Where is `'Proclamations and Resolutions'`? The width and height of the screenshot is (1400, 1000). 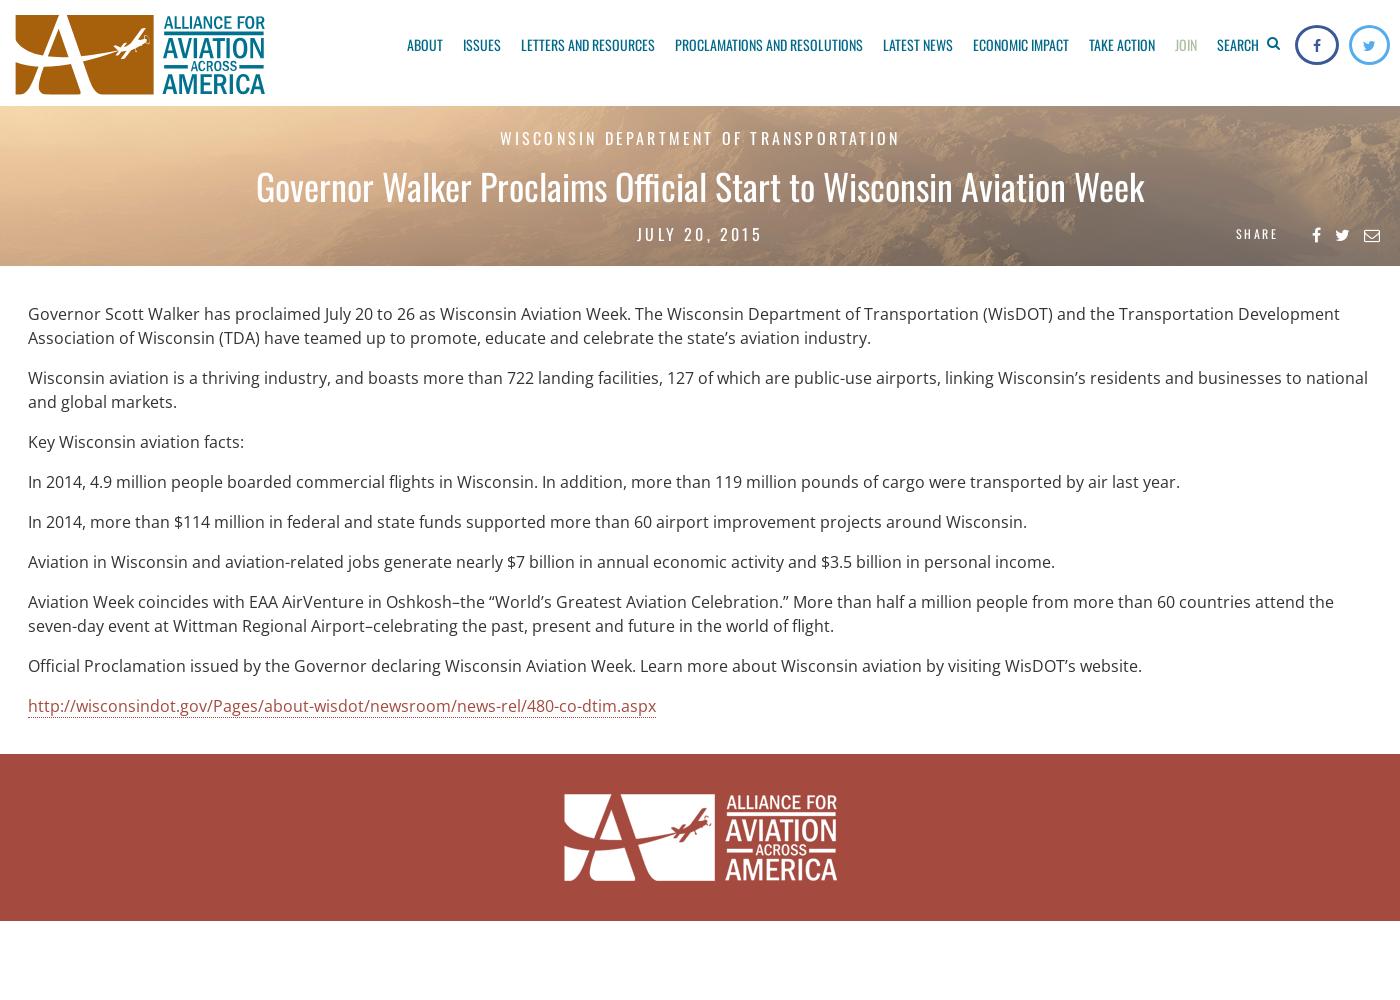
'Proclamations and Resolutions' is located at coordinates (674, 44).